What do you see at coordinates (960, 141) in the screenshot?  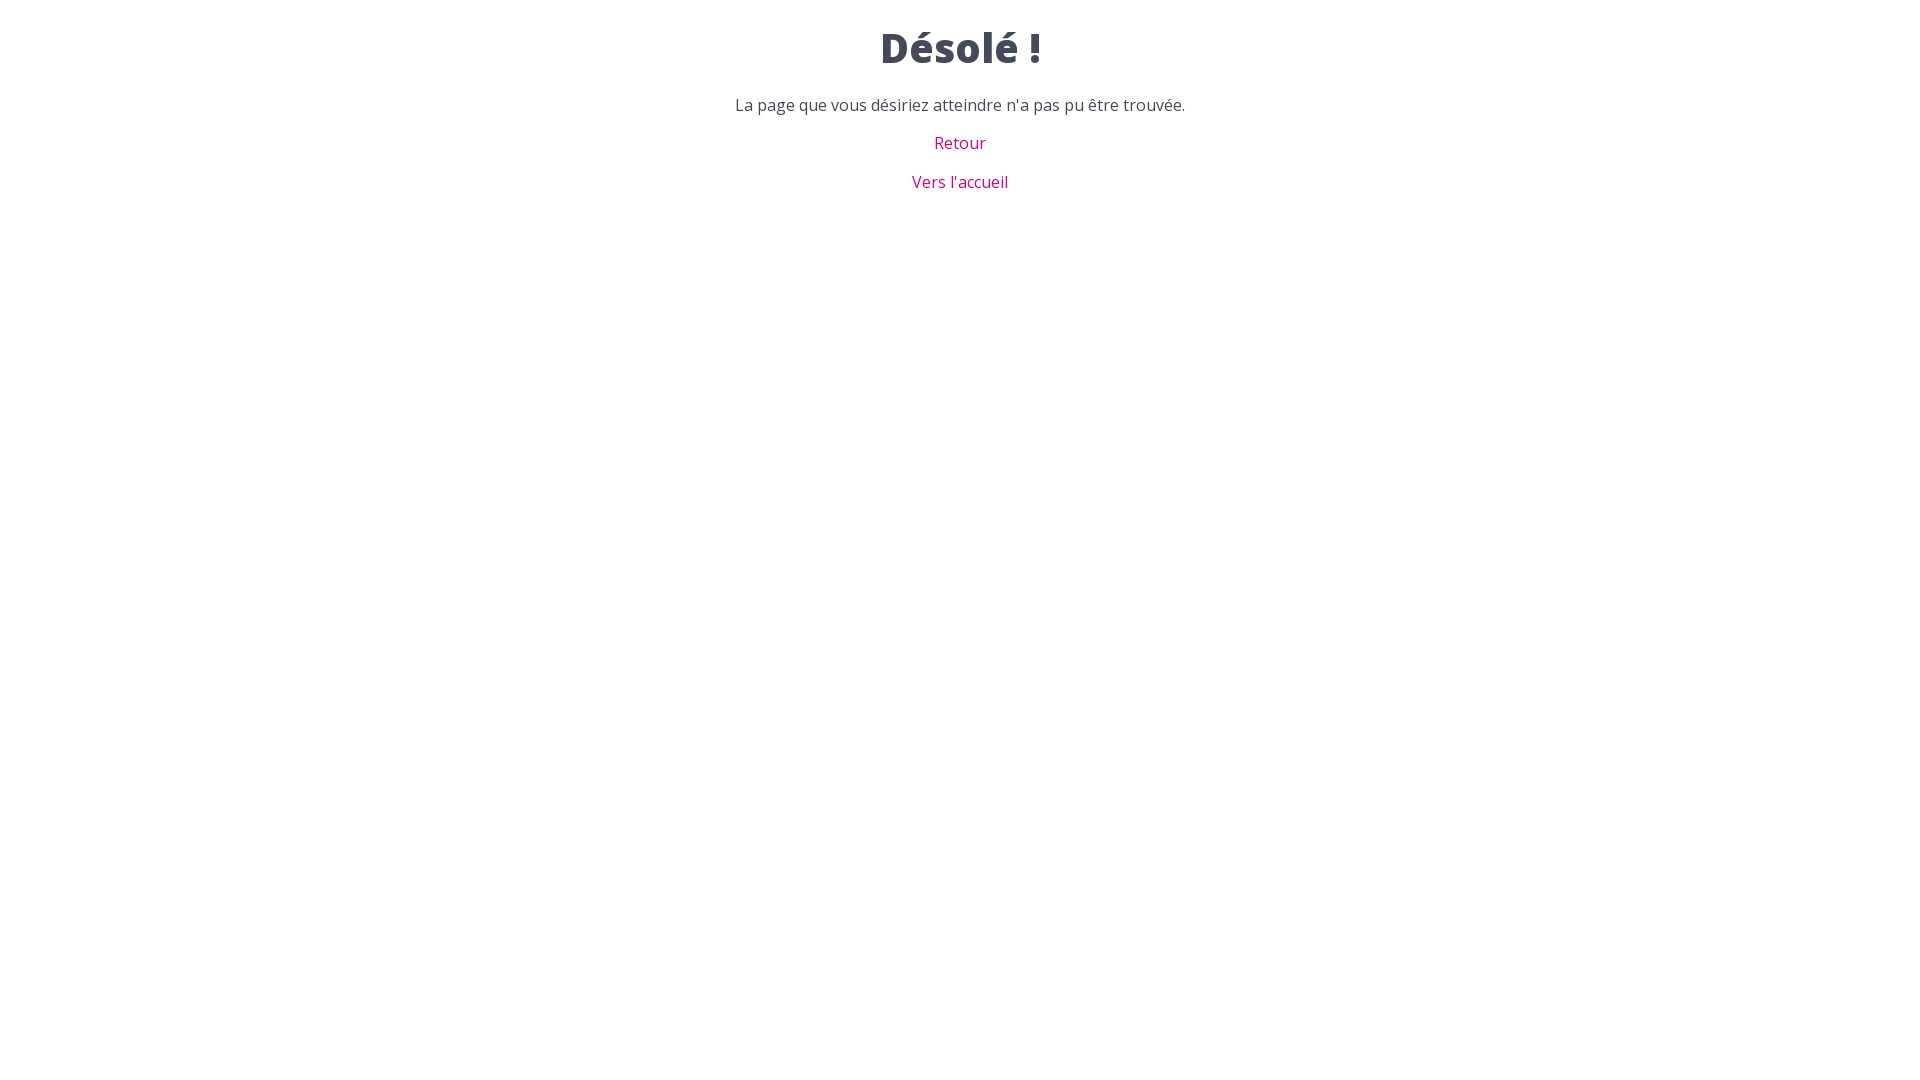 I see `'Retour'` at bounding box center [960, 141].